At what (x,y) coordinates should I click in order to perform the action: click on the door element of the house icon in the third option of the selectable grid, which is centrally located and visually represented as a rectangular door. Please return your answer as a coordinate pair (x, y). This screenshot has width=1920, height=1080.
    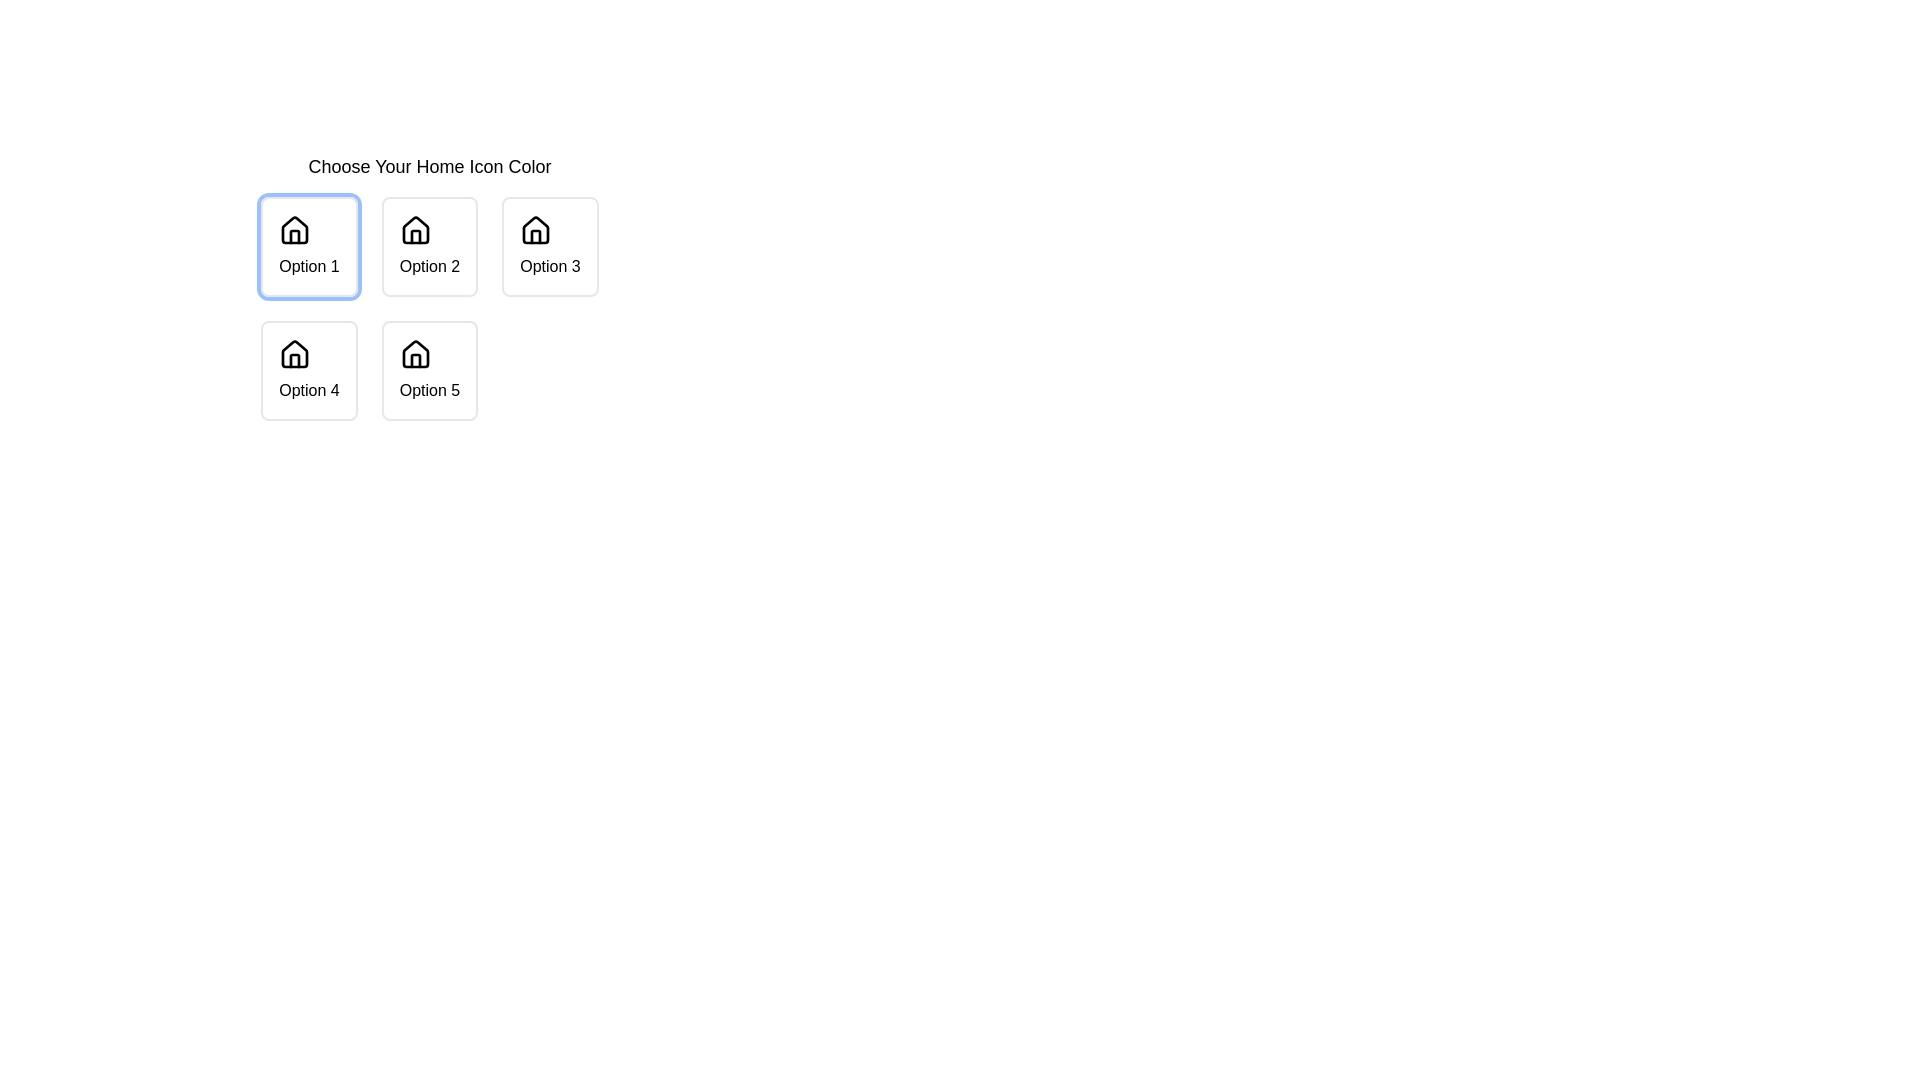
    Looking at the image, I should click on (536, 235).